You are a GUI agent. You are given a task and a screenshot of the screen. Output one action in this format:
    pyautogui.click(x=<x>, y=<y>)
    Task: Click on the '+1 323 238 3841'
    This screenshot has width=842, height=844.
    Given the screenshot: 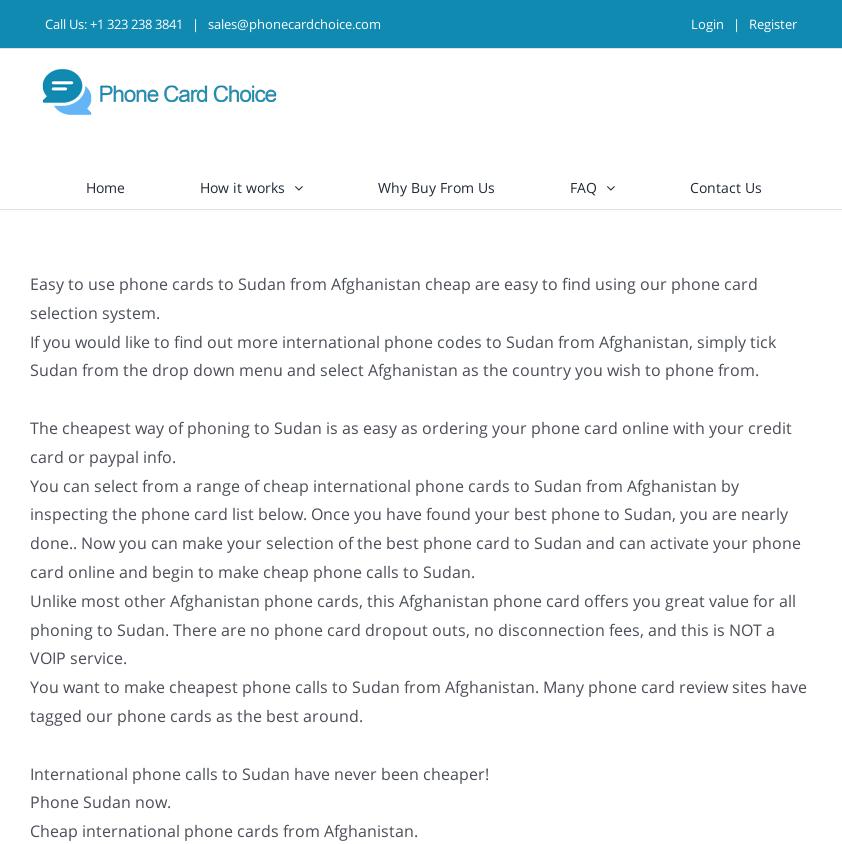 What is the action you would take?
    pyautogui.click(x=135, y=22)
    